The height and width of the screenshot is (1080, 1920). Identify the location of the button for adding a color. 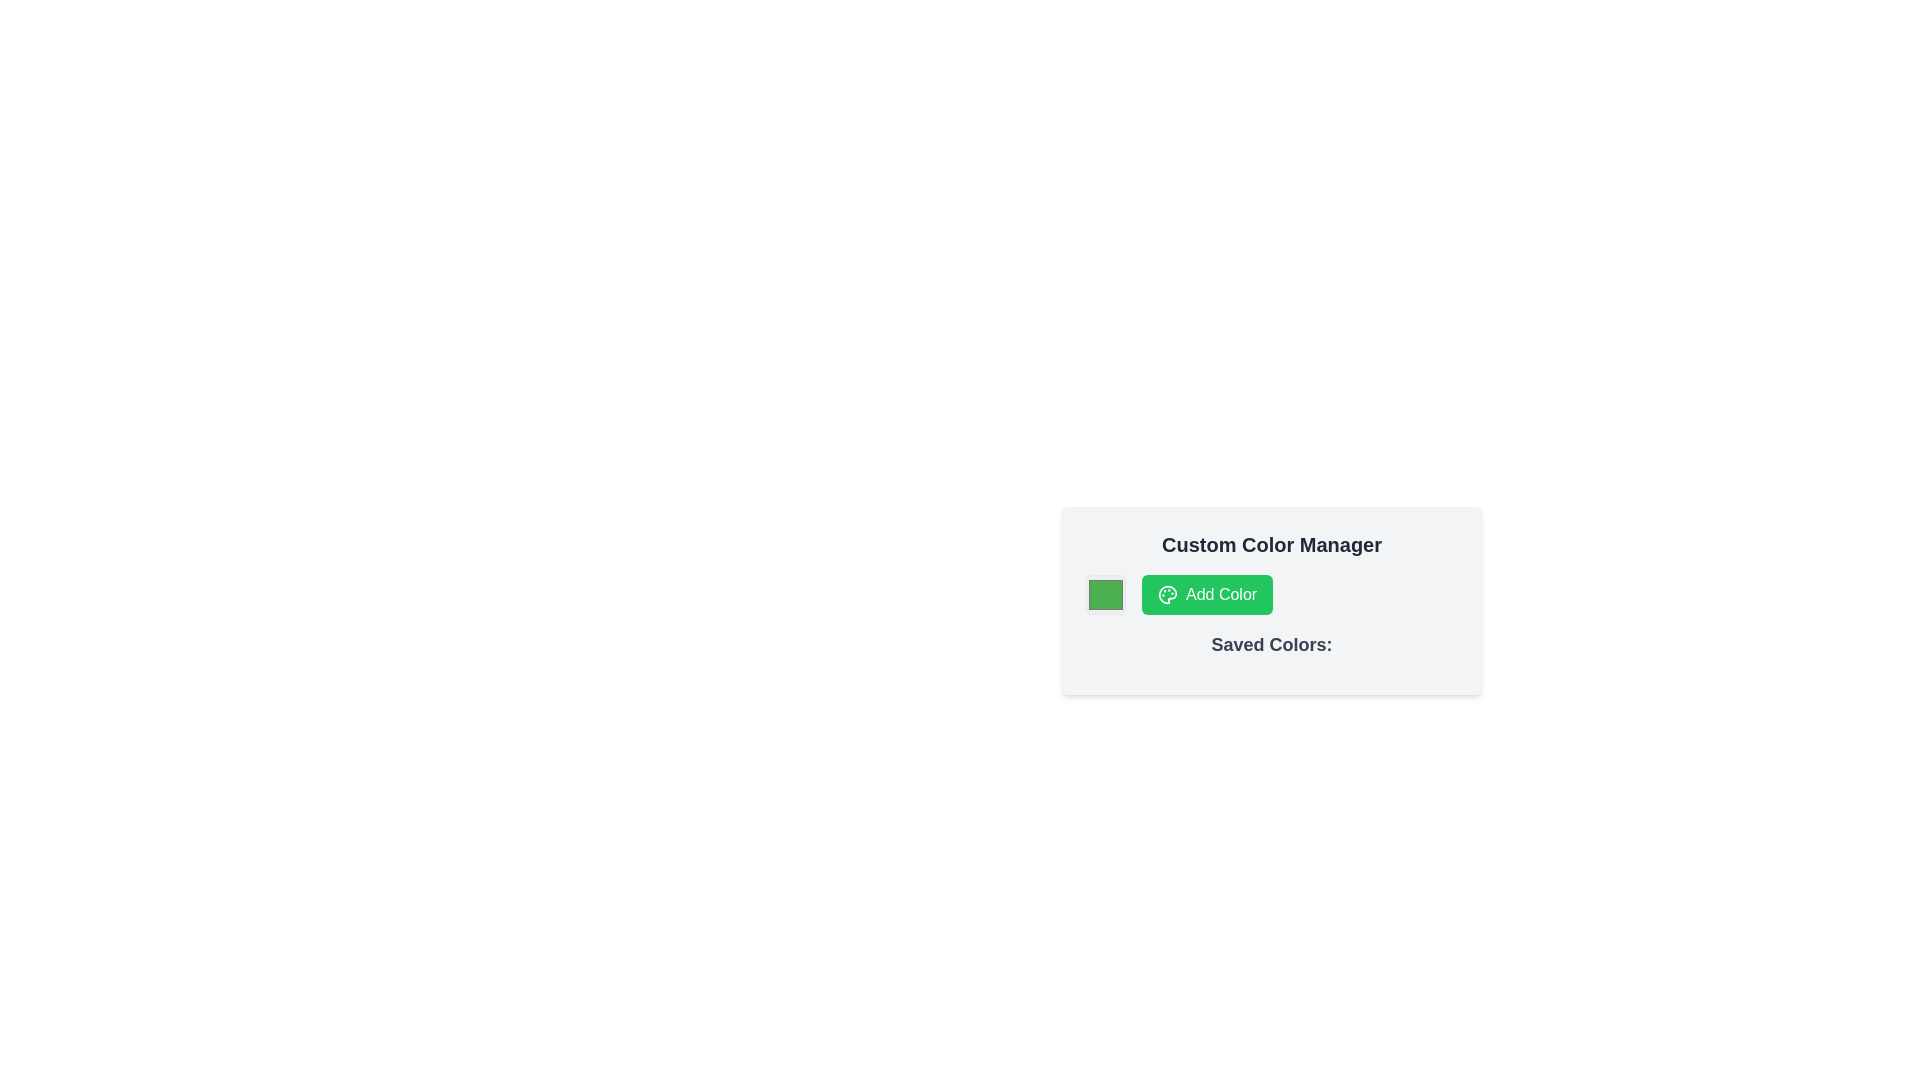
(1206, 593).